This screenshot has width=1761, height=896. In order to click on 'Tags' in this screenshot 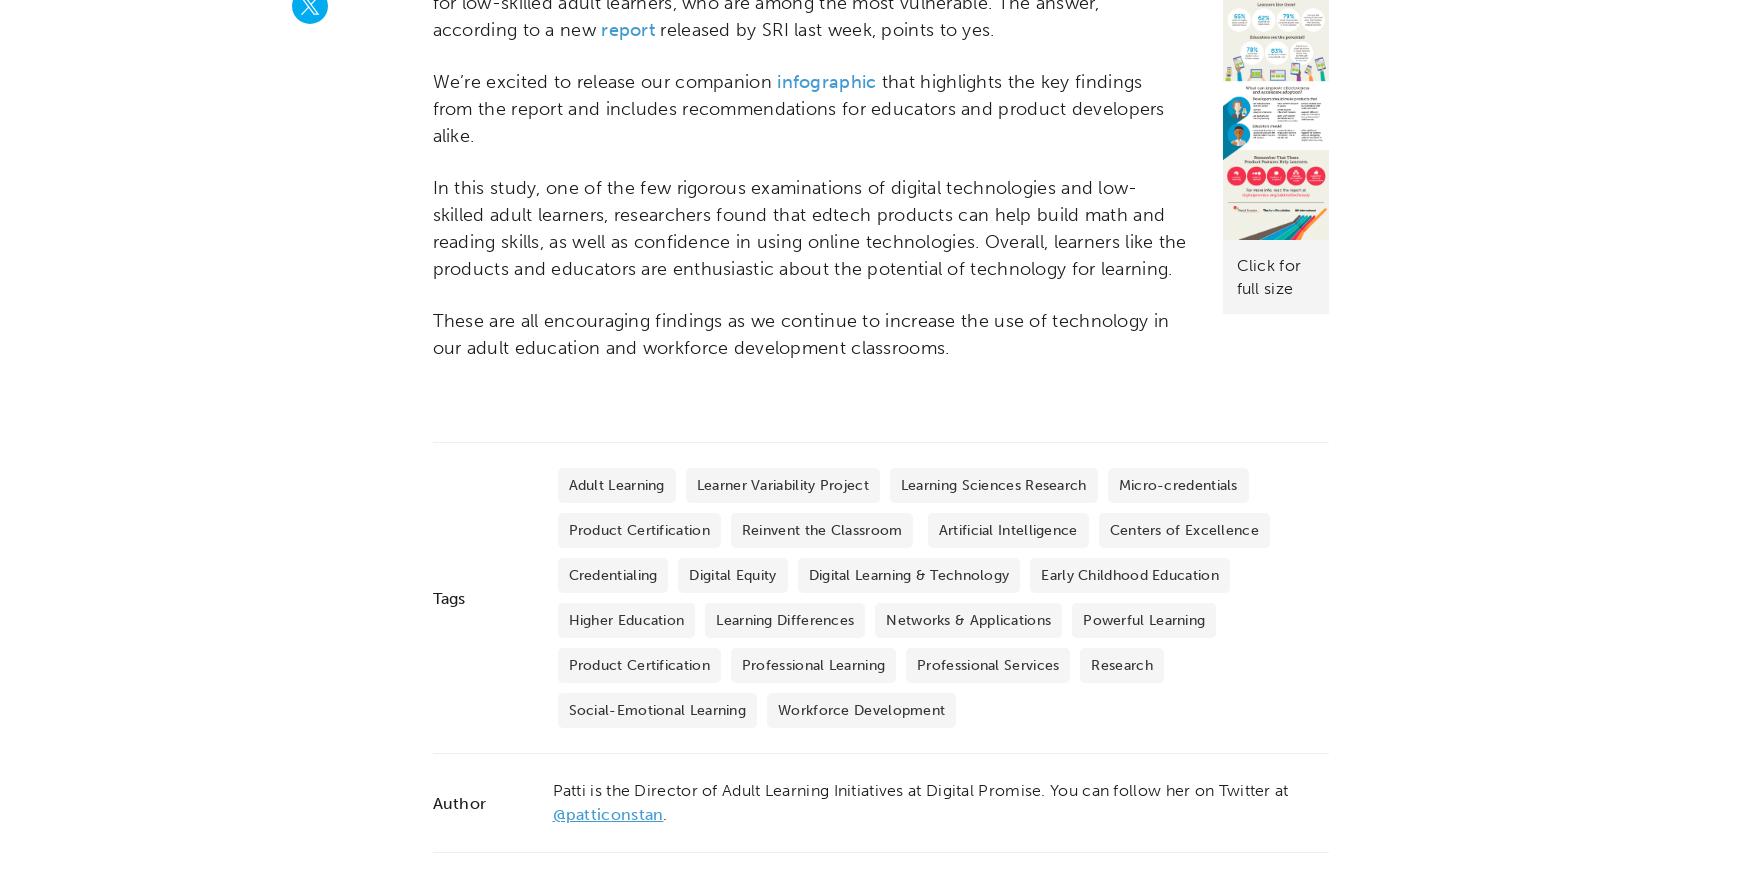, I will do `click(430, 597)`.